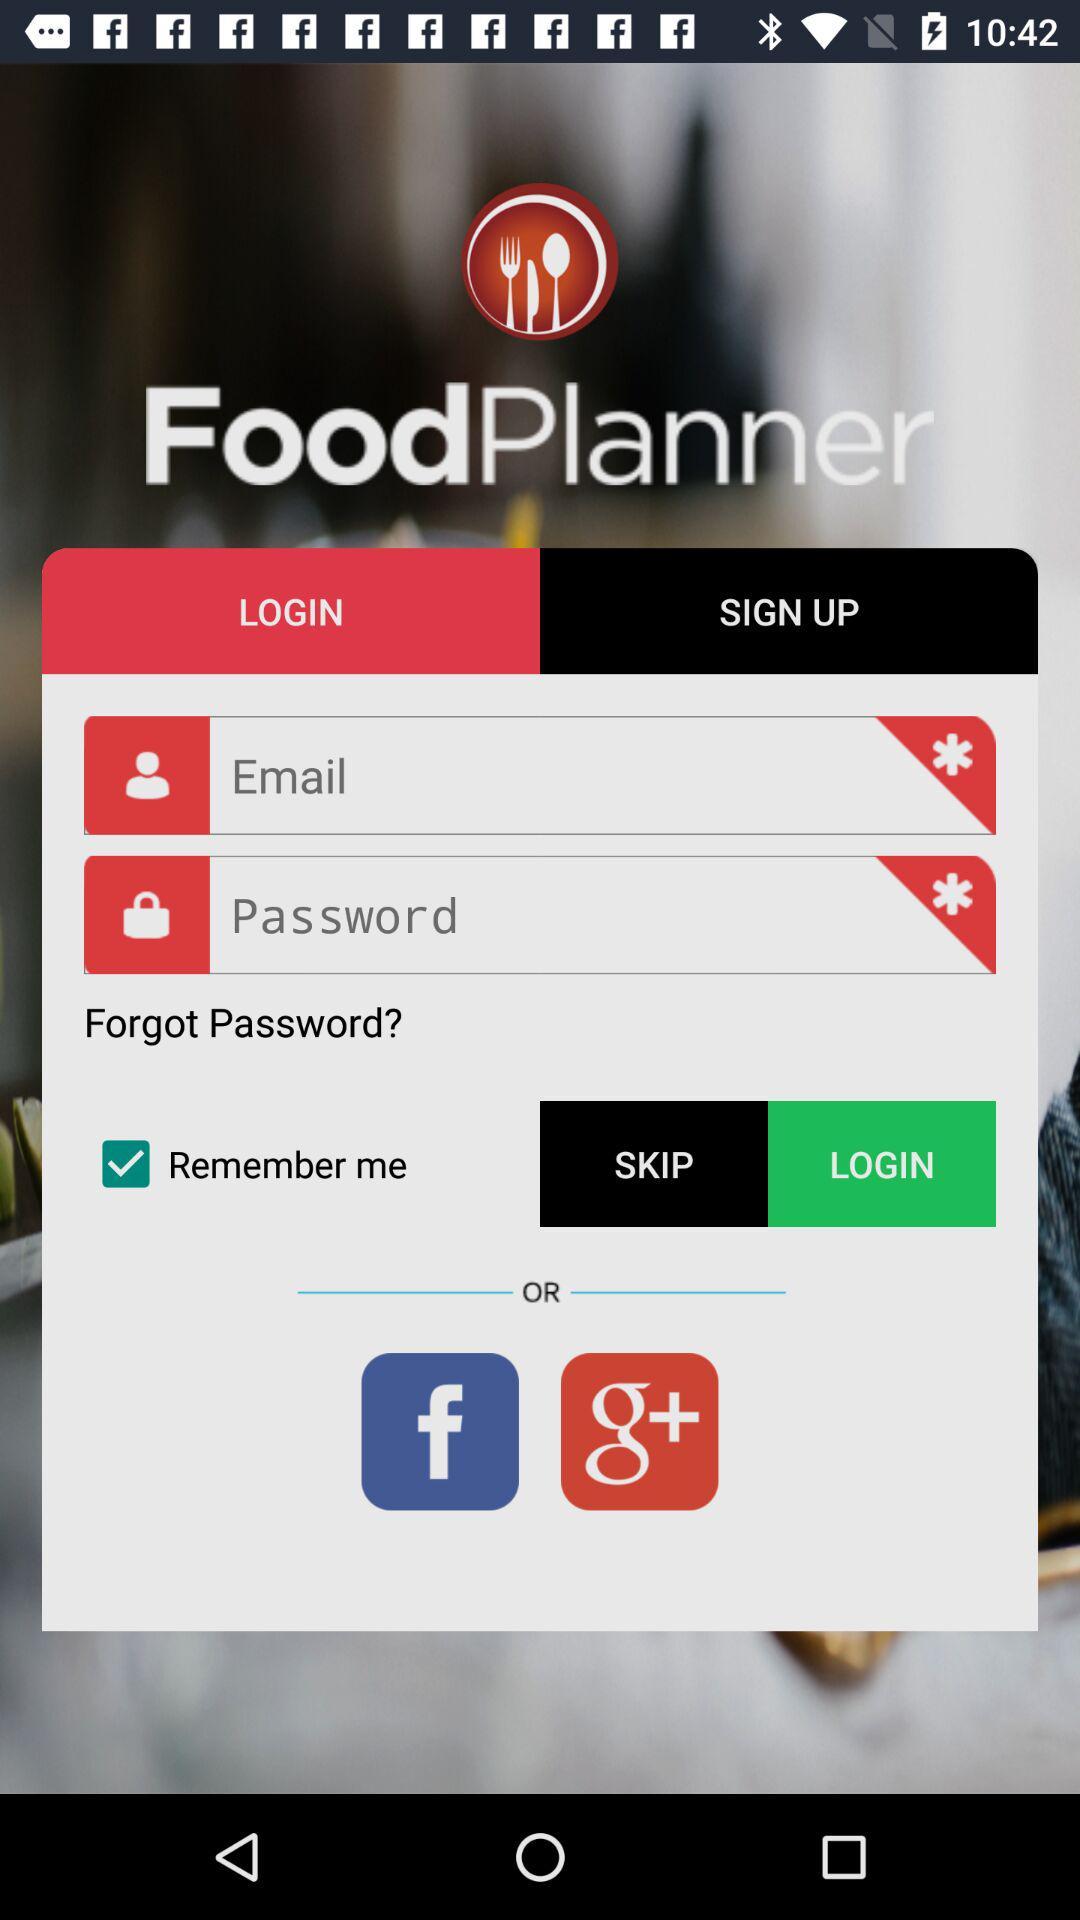  I want to click on name button, so click(540, 774).